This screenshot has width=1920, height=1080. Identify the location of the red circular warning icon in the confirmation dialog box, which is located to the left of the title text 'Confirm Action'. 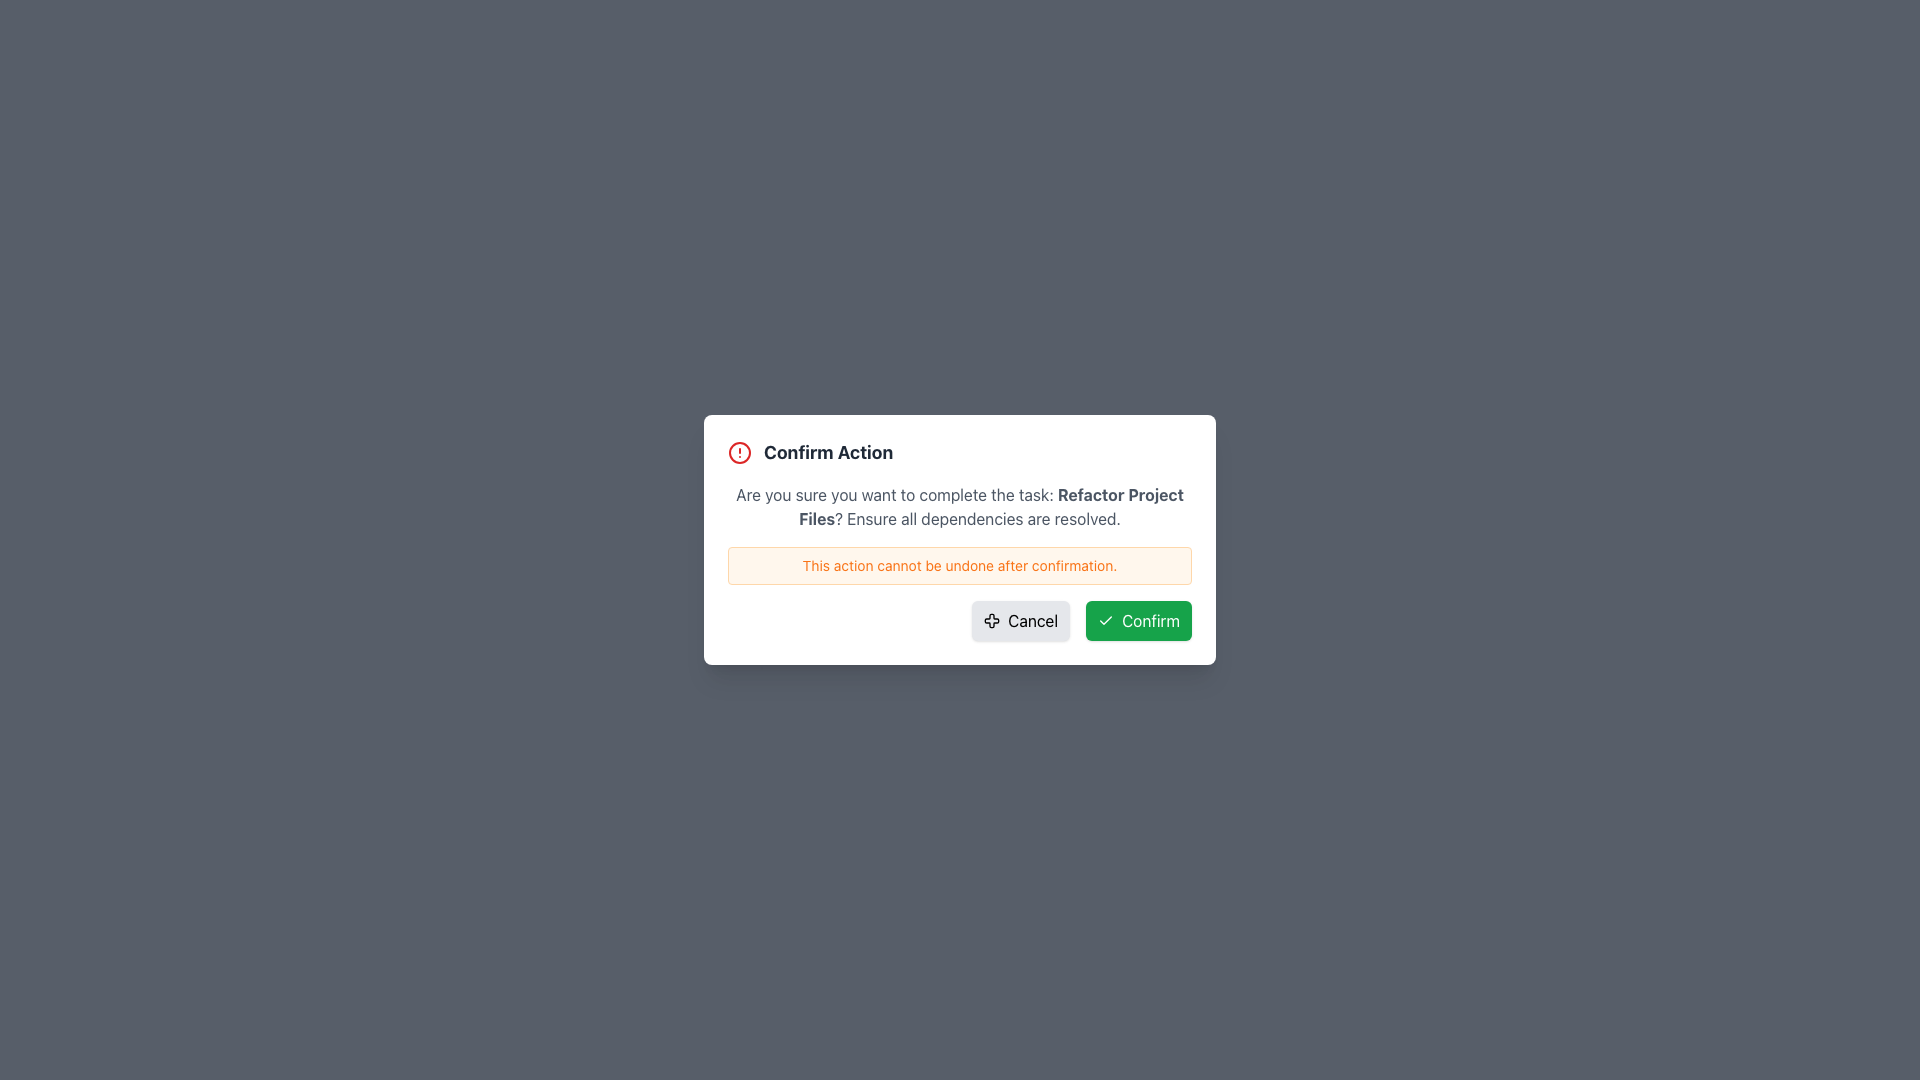
(738, 452).